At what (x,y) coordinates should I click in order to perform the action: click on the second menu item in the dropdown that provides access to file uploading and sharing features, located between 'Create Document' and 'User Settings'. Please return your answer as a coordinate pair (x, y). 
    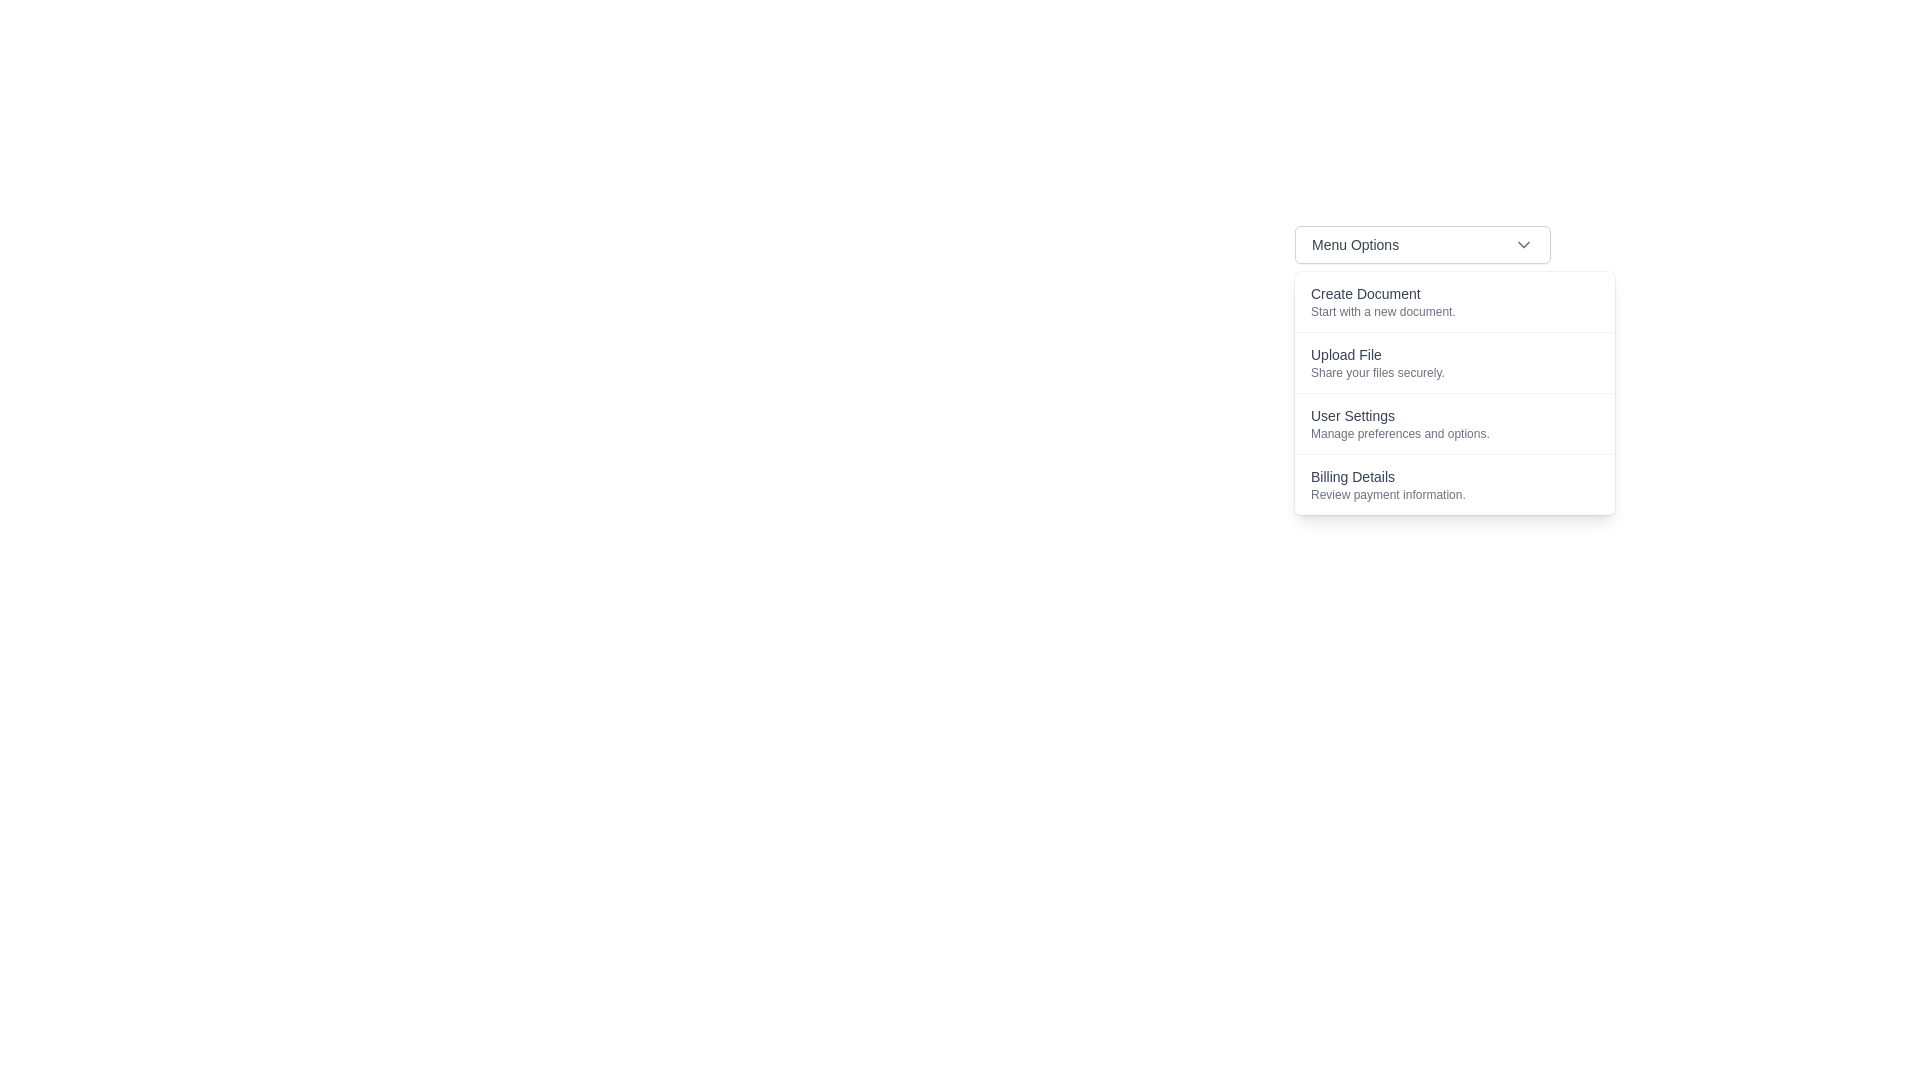
    Looking at the image, I should click on (1421, 385).